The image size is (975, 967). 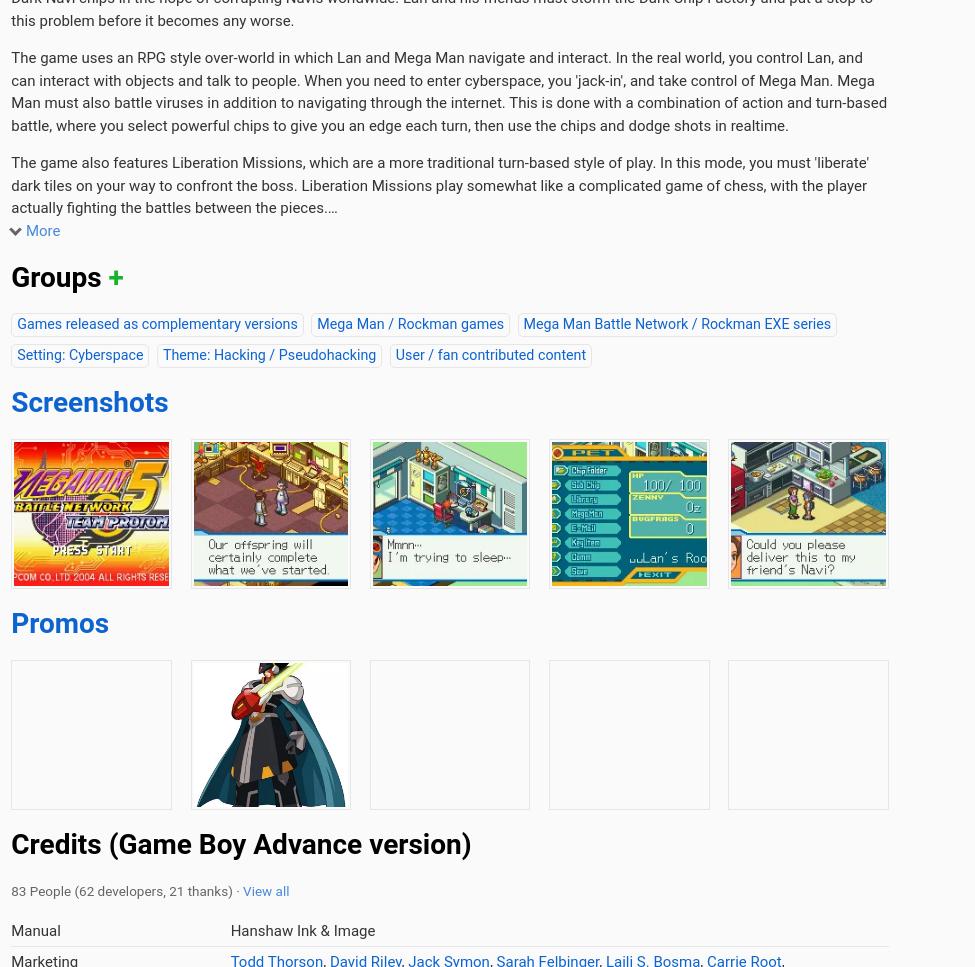 What do you see at coordinates (100, 451) in the screenshot?
I see `'Stats'` at bounding box center [100, 451].